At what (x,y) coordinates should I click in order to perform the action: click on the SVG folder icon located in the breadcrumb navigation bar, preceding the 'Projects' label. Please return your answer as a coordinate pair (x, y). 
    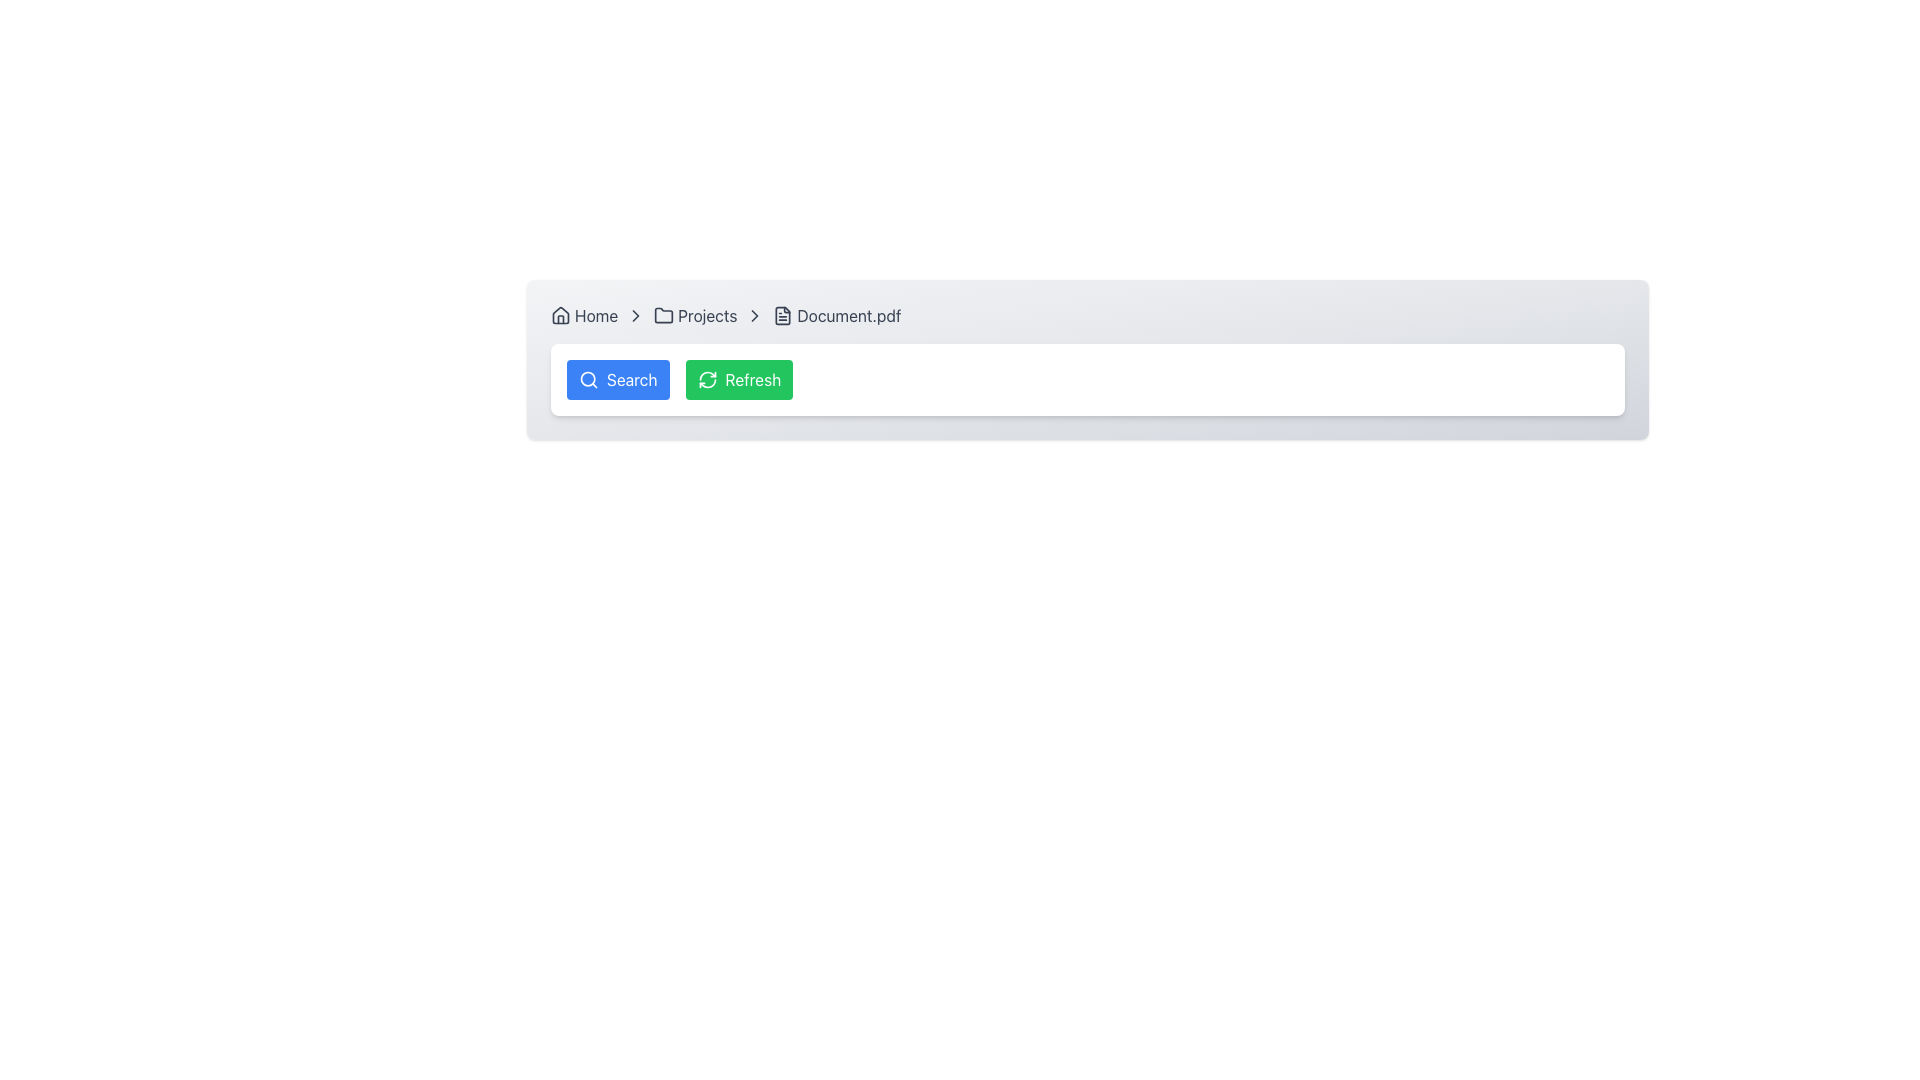
    Looking at the image, I should click on (664, 315).